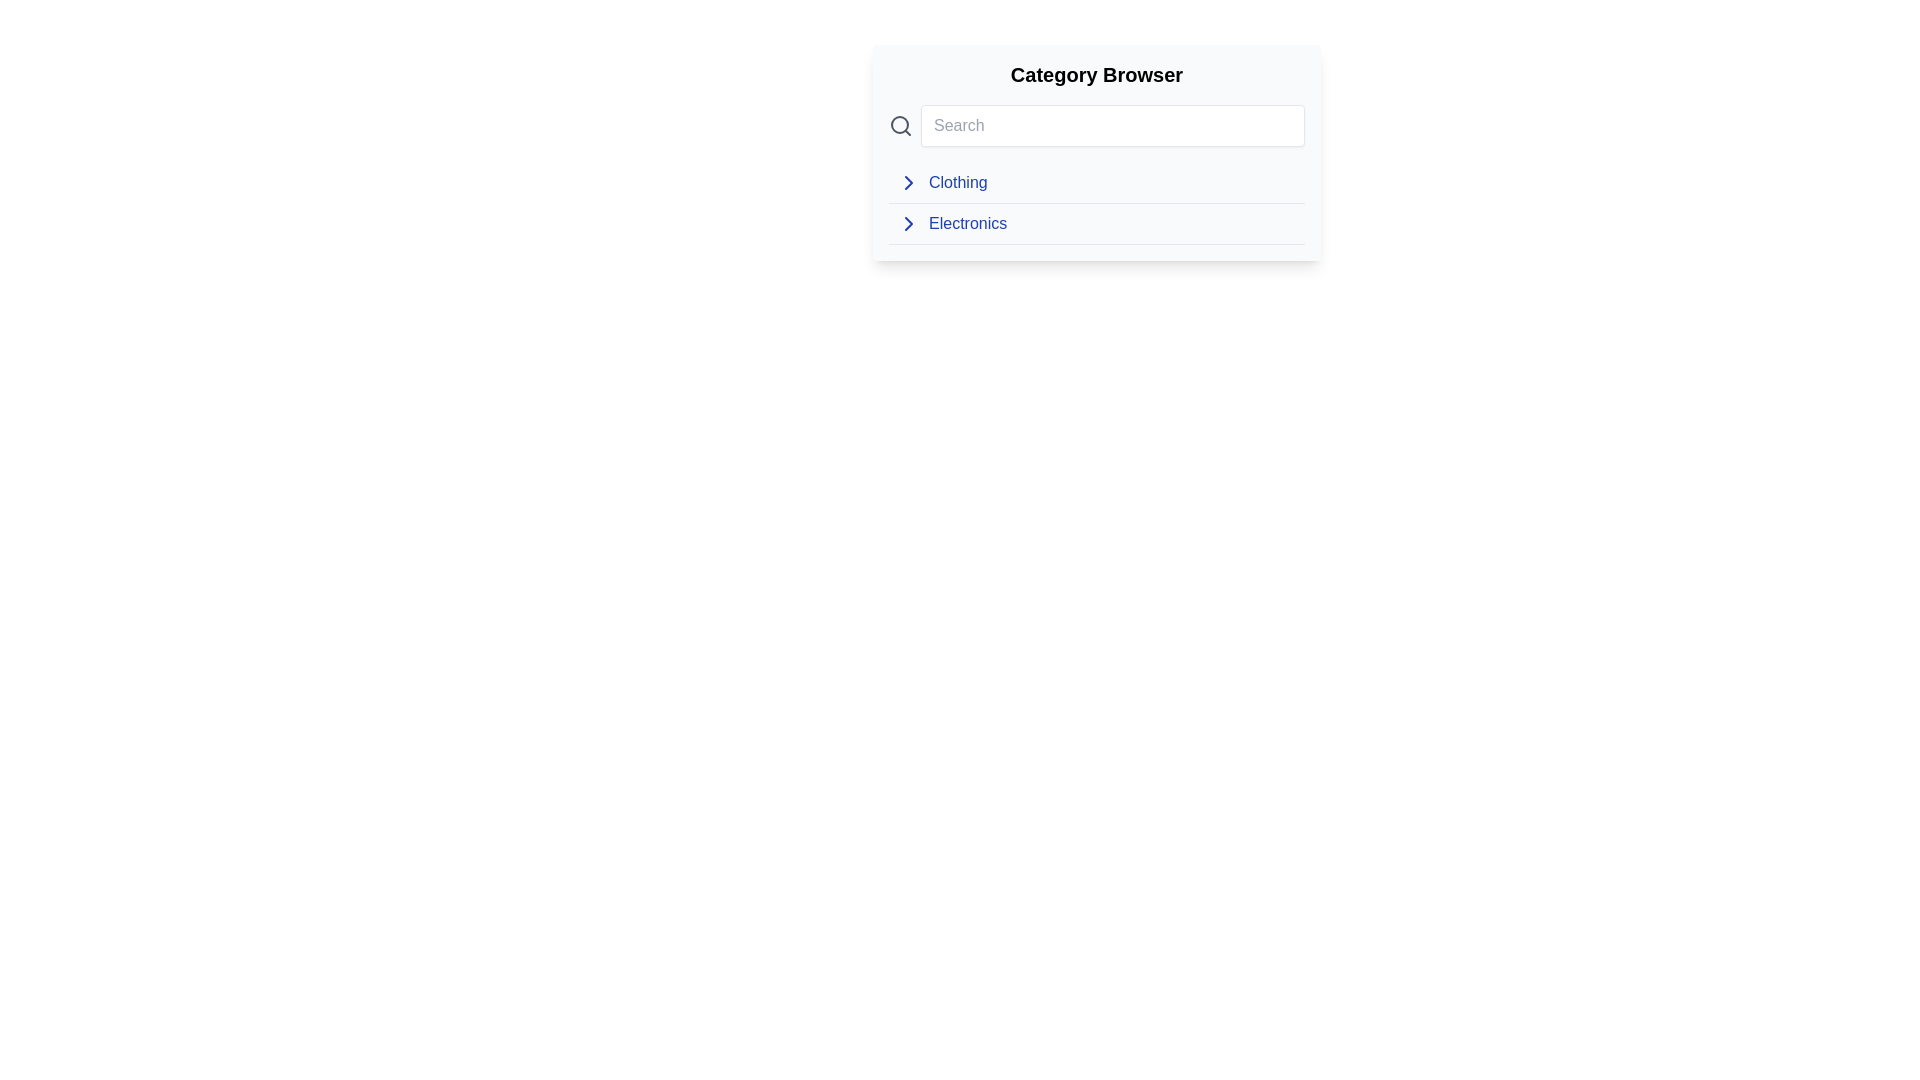 This screenshot has width=1920, height=1080. Describe the element at coordinates (899, 124) in the screenshot. I see `the SVG Circle Shape that represents a magnifying glass, located to the left of the search bar in the 'Category Browser' box` at that location.